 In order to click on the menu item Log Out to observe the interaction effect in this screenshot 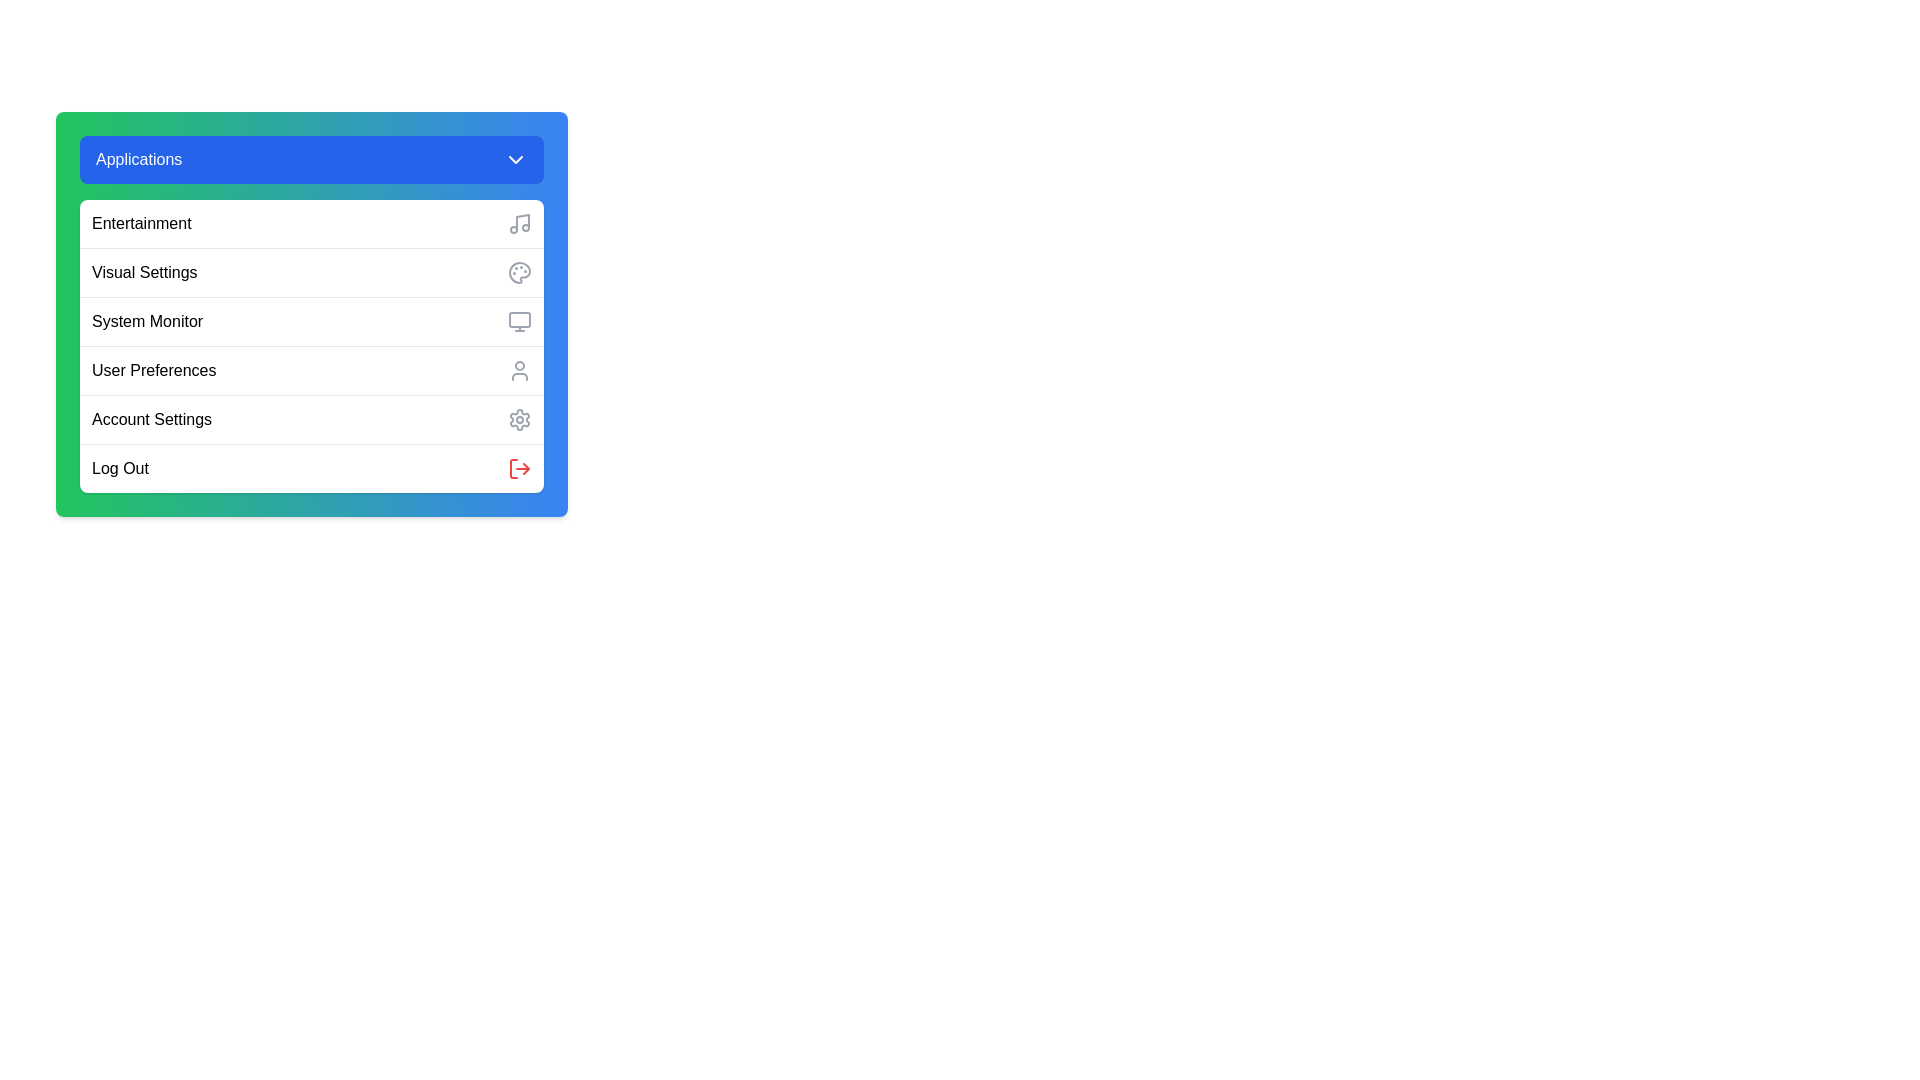, I will do `click(311, 468)`.